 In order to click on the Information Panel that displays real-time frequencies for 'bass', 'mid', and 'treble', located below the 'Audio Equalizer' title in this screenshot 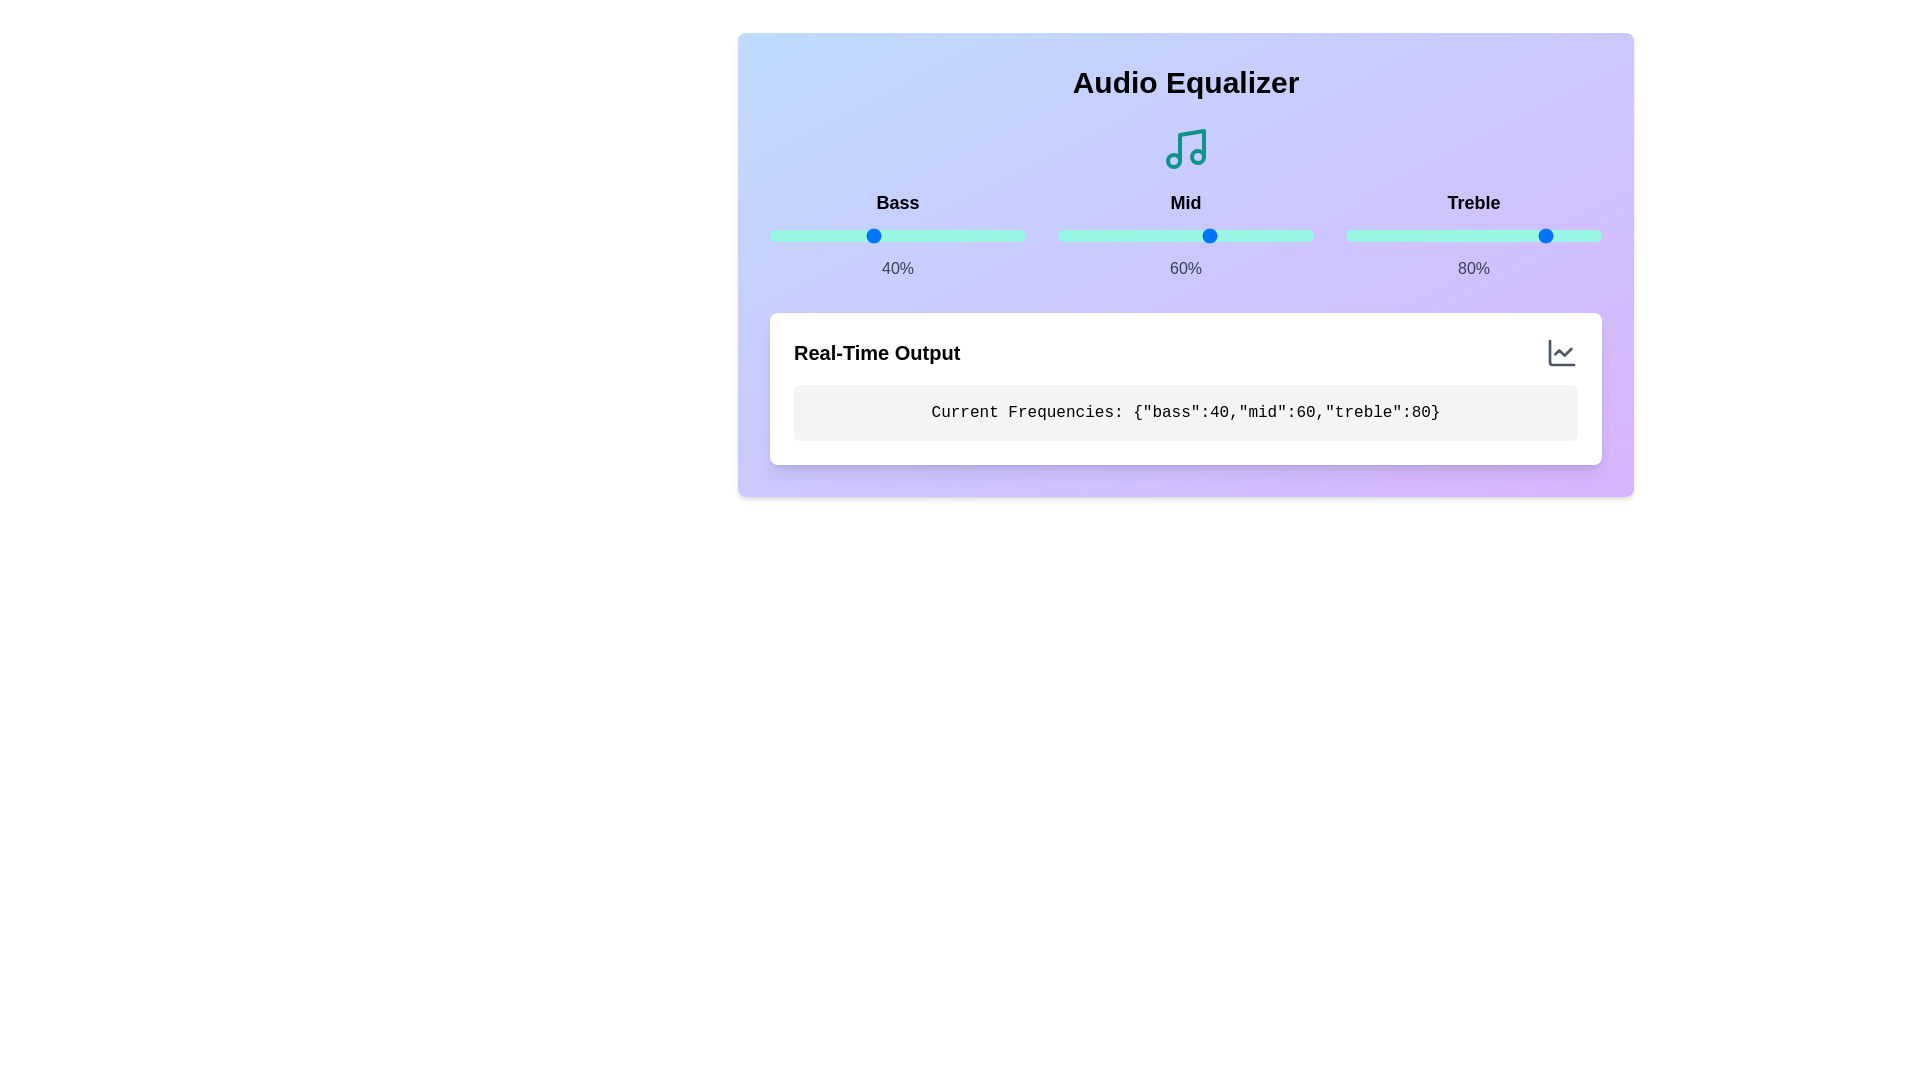, I will do `click(1185, 389)`.